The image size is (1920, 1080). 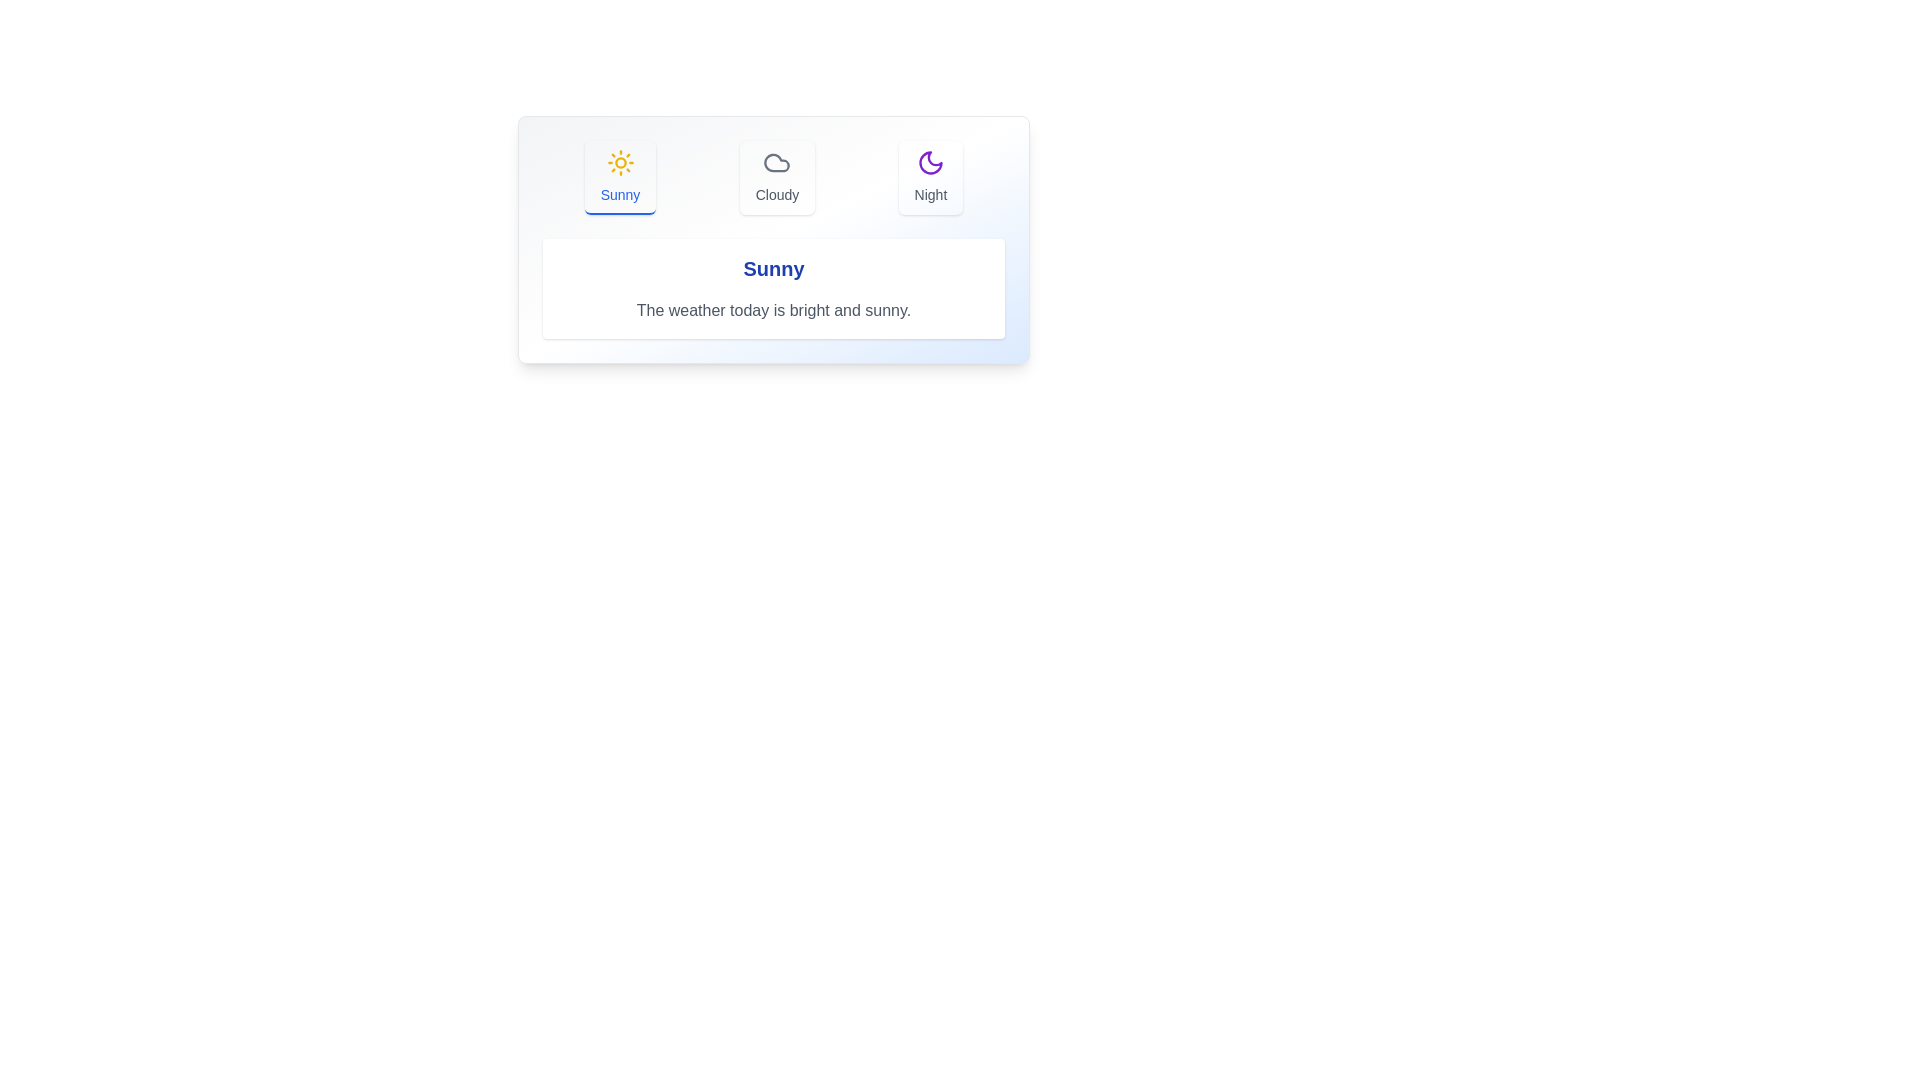 I want to click on the tab button labeled Night to view its hover effect, so click(x=930, y=176).